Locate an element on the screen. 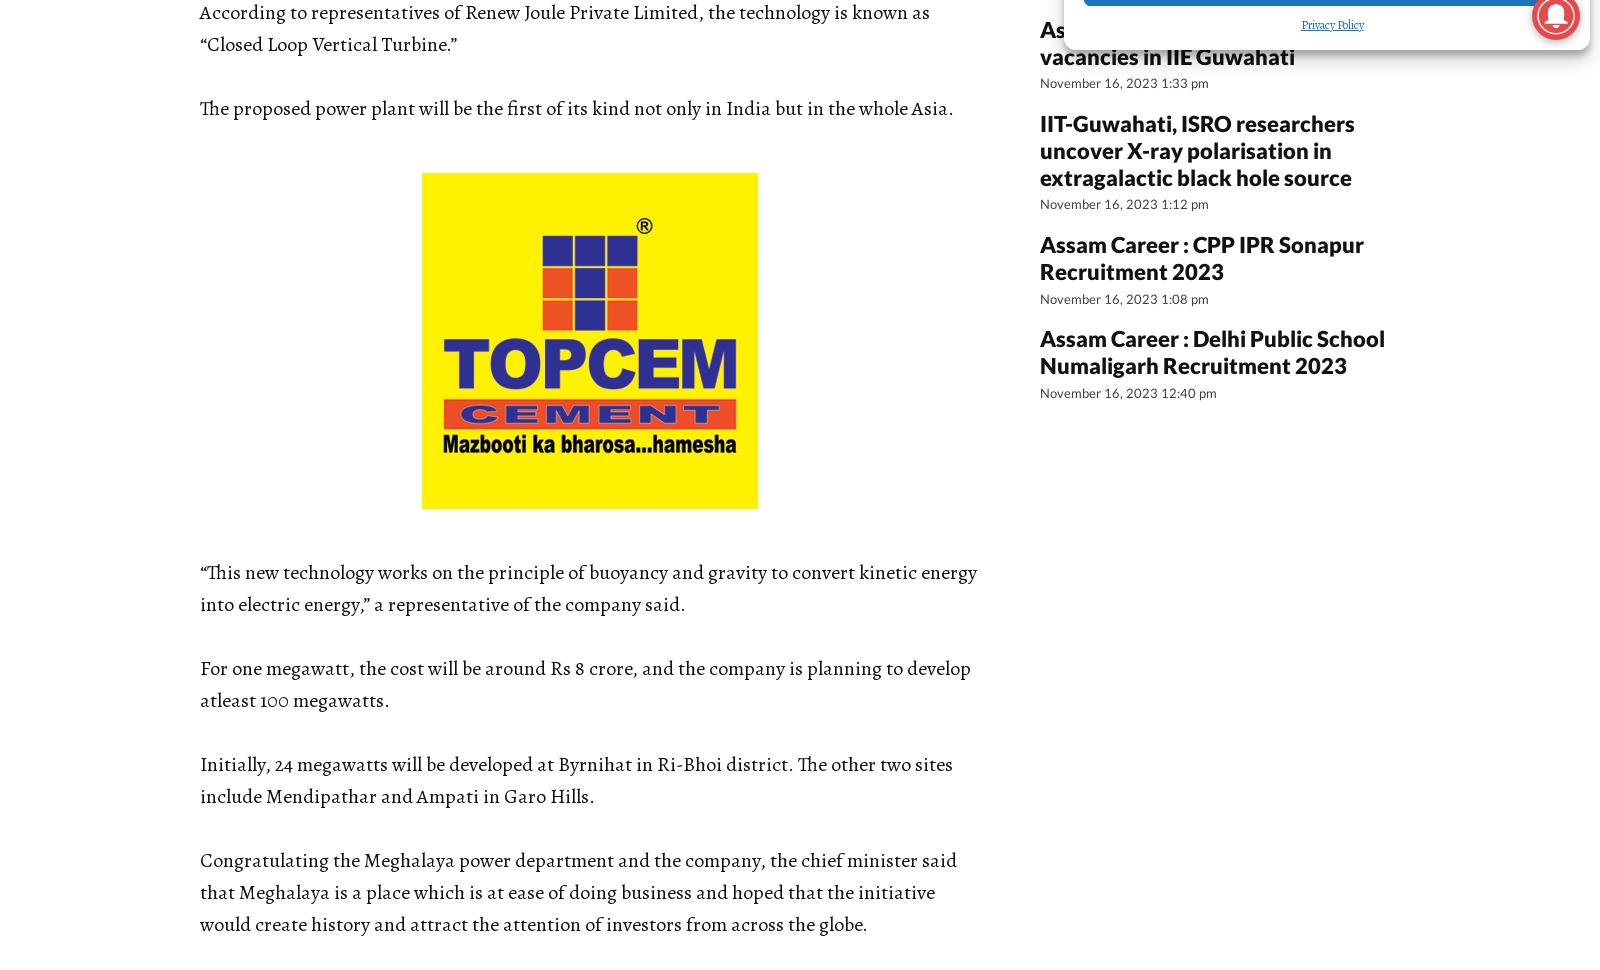 This screenshot has width=1600, height=970. 'IIT-Guwahati, ISRO researchers uncover X-ray polarisation in extragalactic black hole source' is located at coordinates (1197, 148).